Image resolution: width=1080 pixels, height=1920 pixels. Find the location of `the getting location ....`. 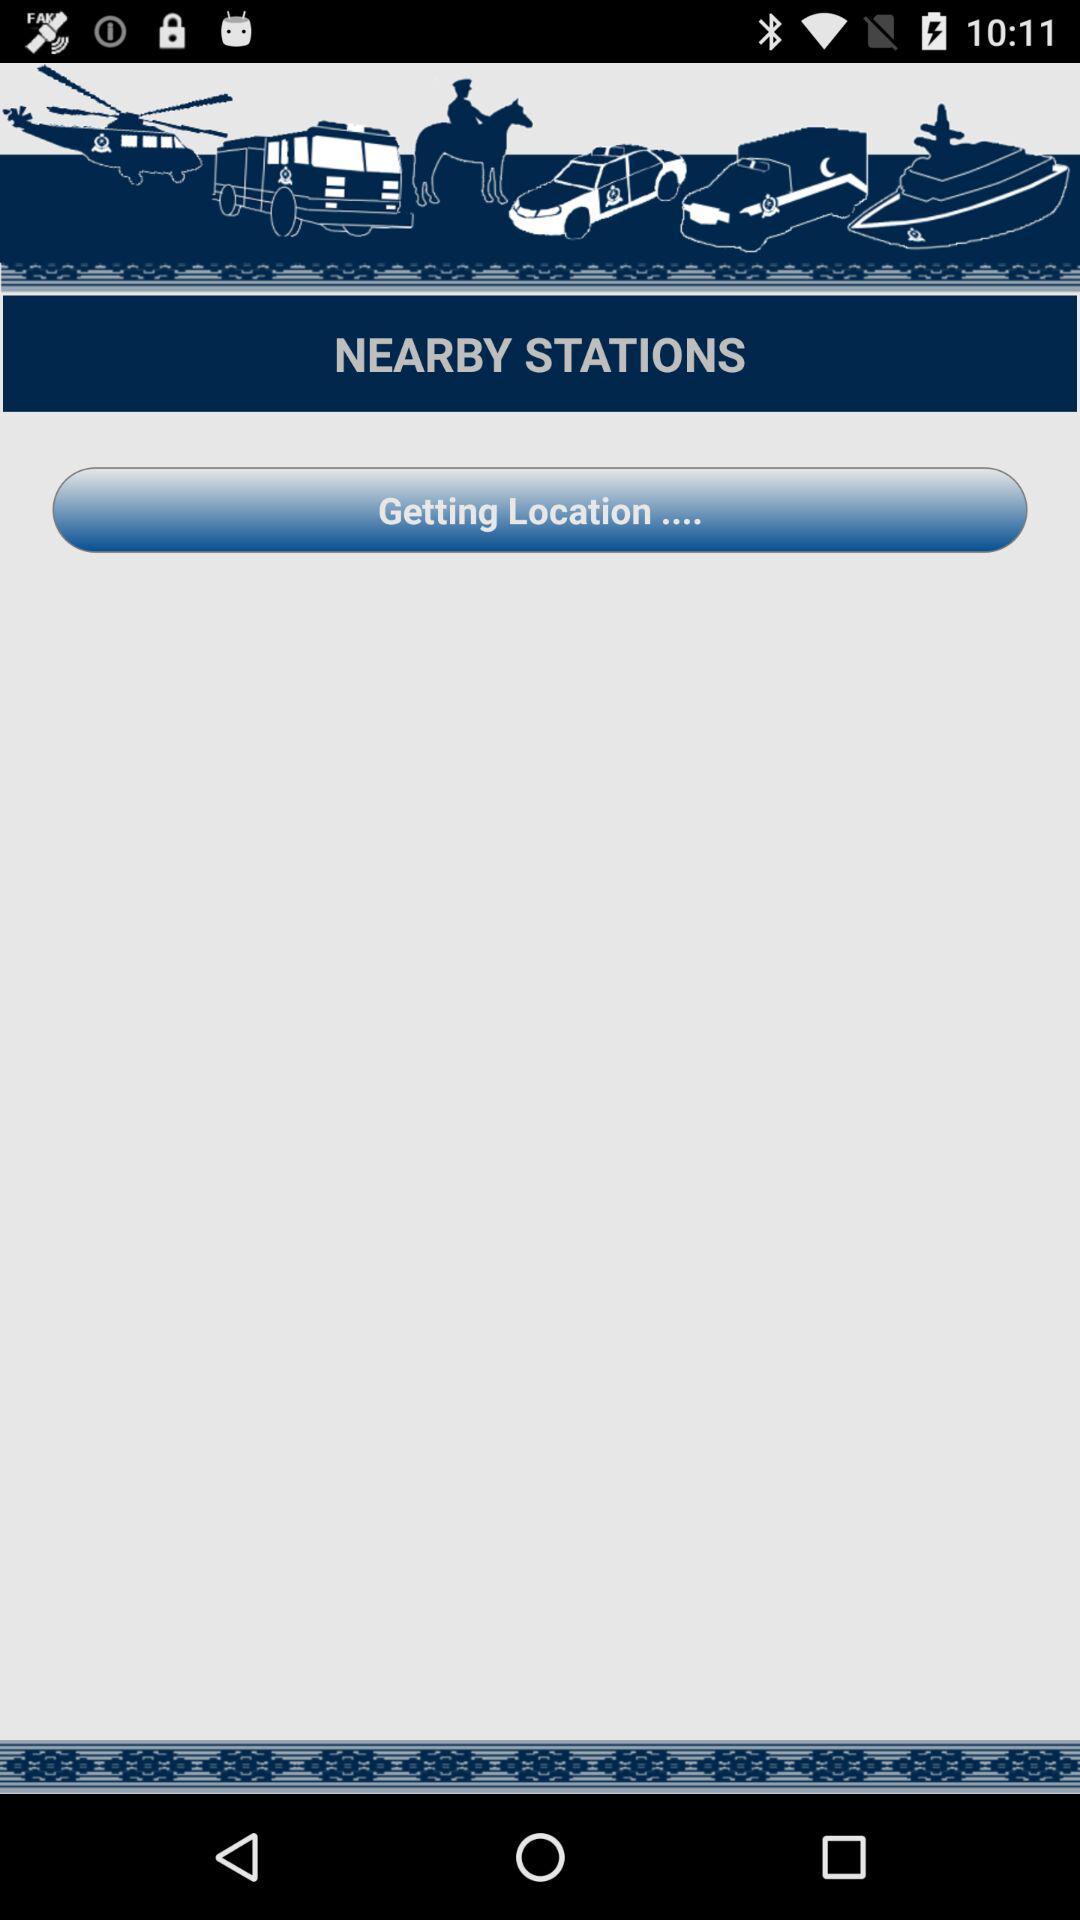

the getting location .... is located at coordinates (540, 509).